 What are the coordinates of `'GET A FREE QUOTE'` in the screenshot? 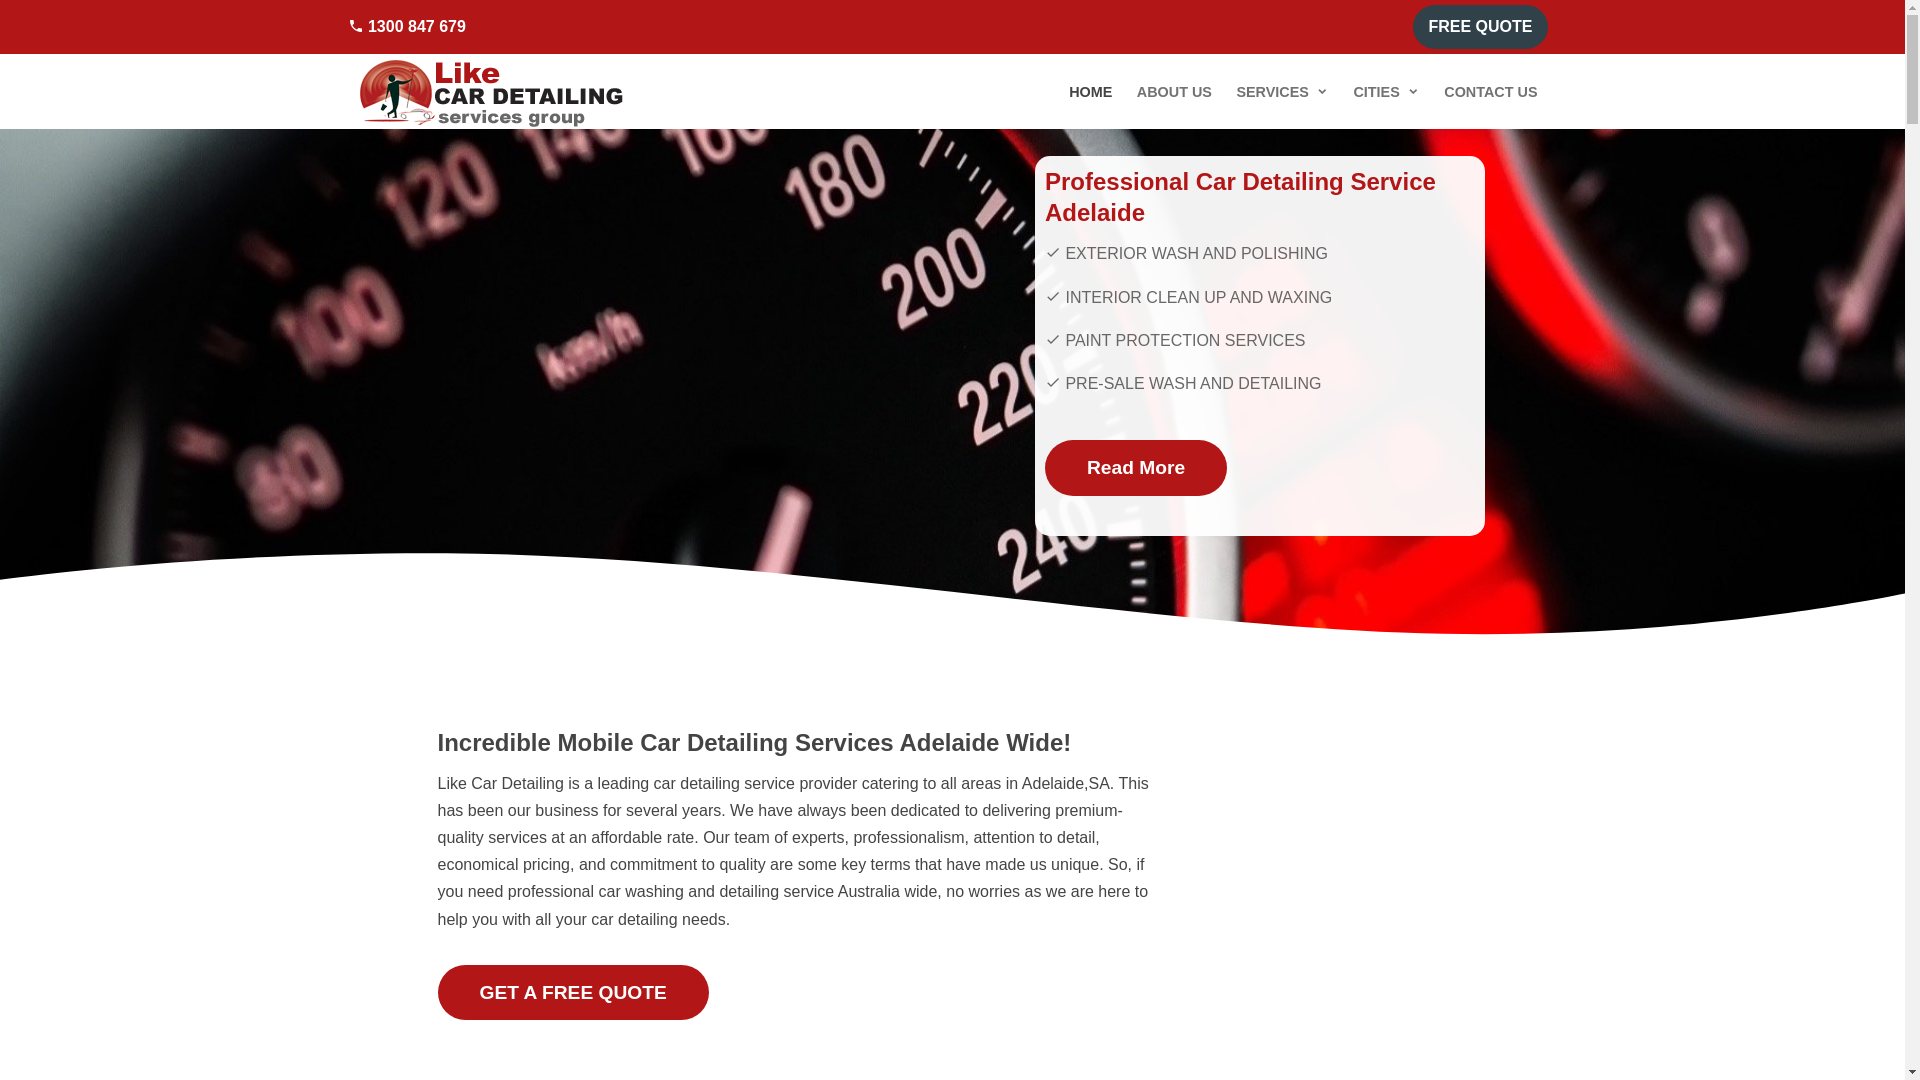 It's located at (572, 992).